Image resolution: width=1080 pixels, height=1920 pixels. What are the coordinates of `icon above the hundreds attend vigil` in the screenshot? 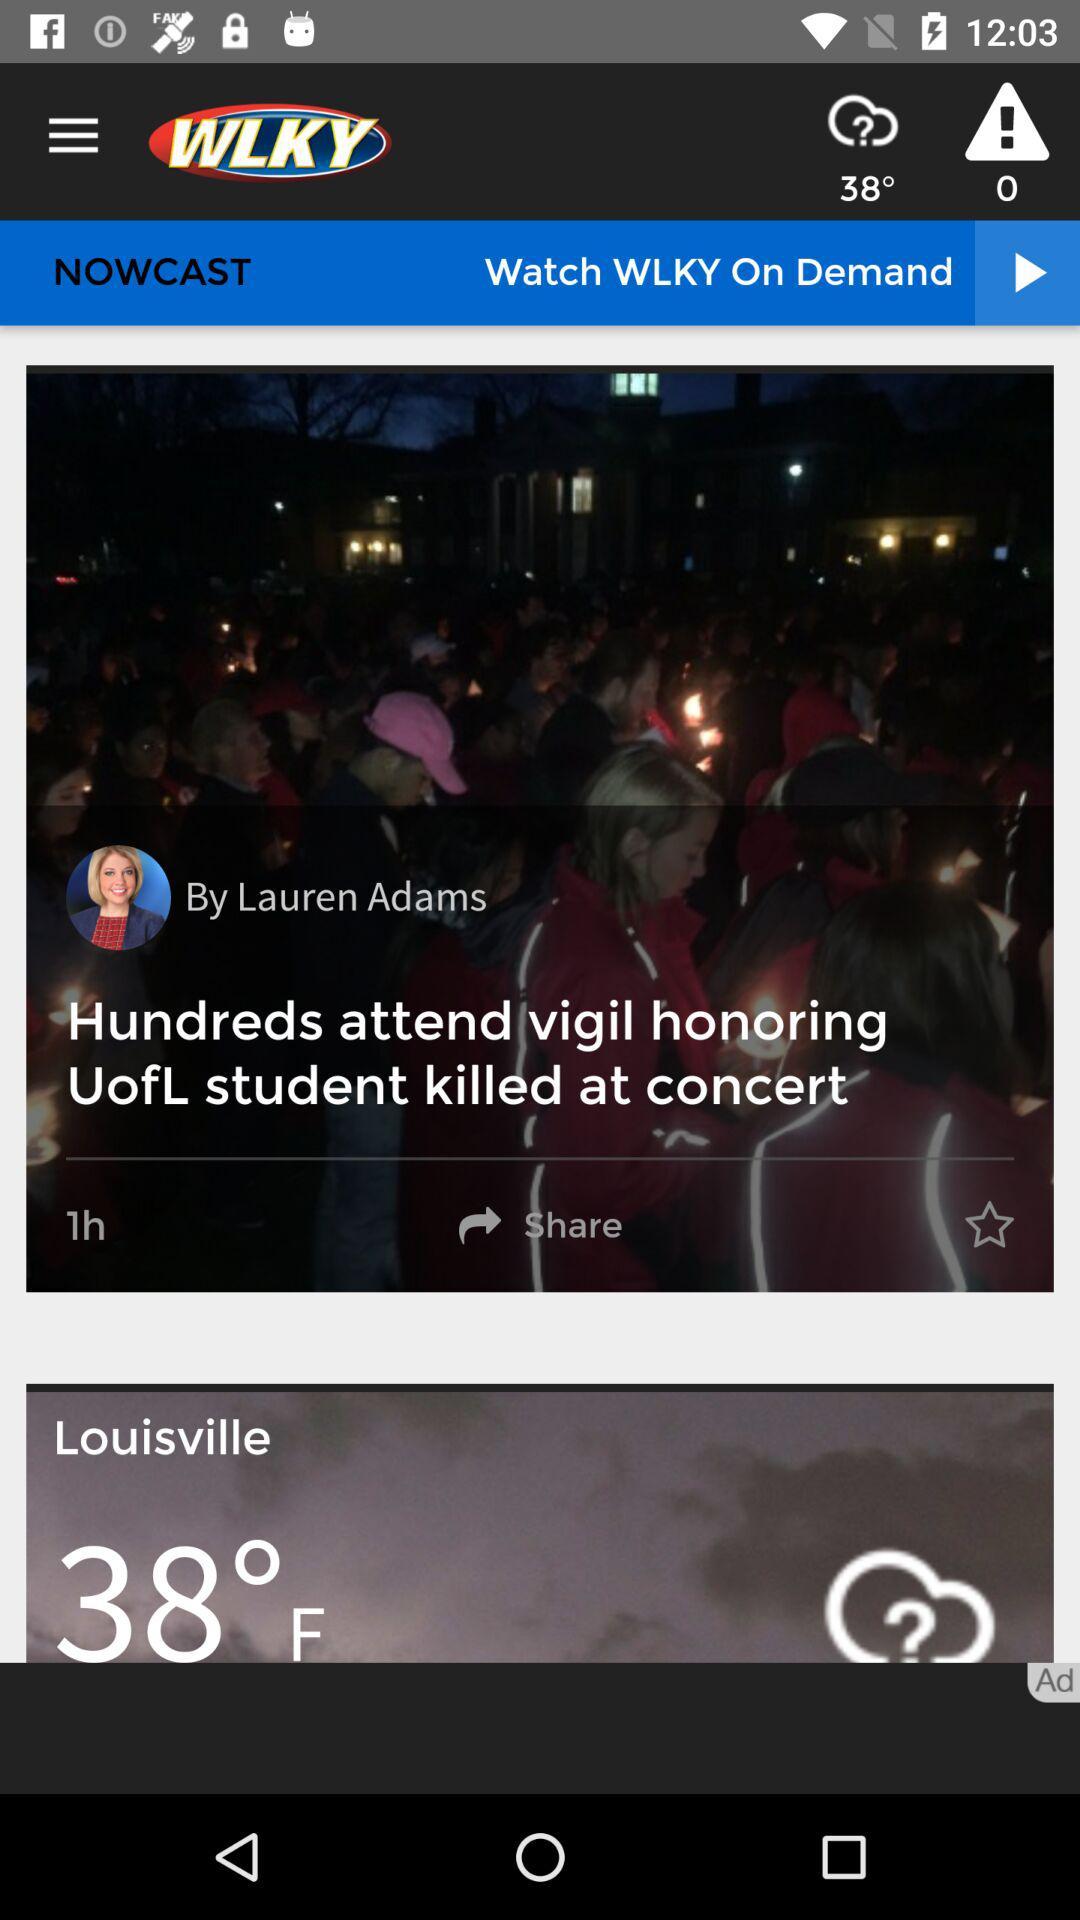 It's located at (118, 896).